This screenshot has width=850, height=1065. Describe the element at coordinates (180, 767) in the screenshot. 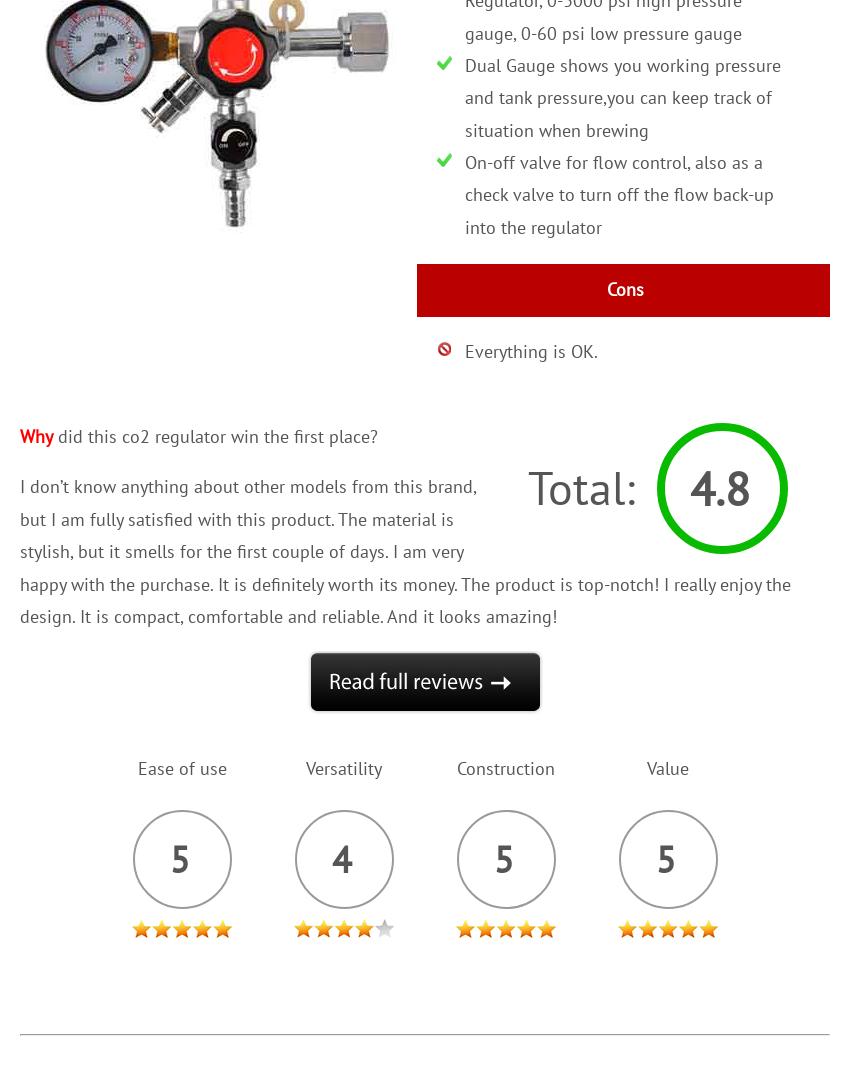

I see `'Ease of use'` at that location.